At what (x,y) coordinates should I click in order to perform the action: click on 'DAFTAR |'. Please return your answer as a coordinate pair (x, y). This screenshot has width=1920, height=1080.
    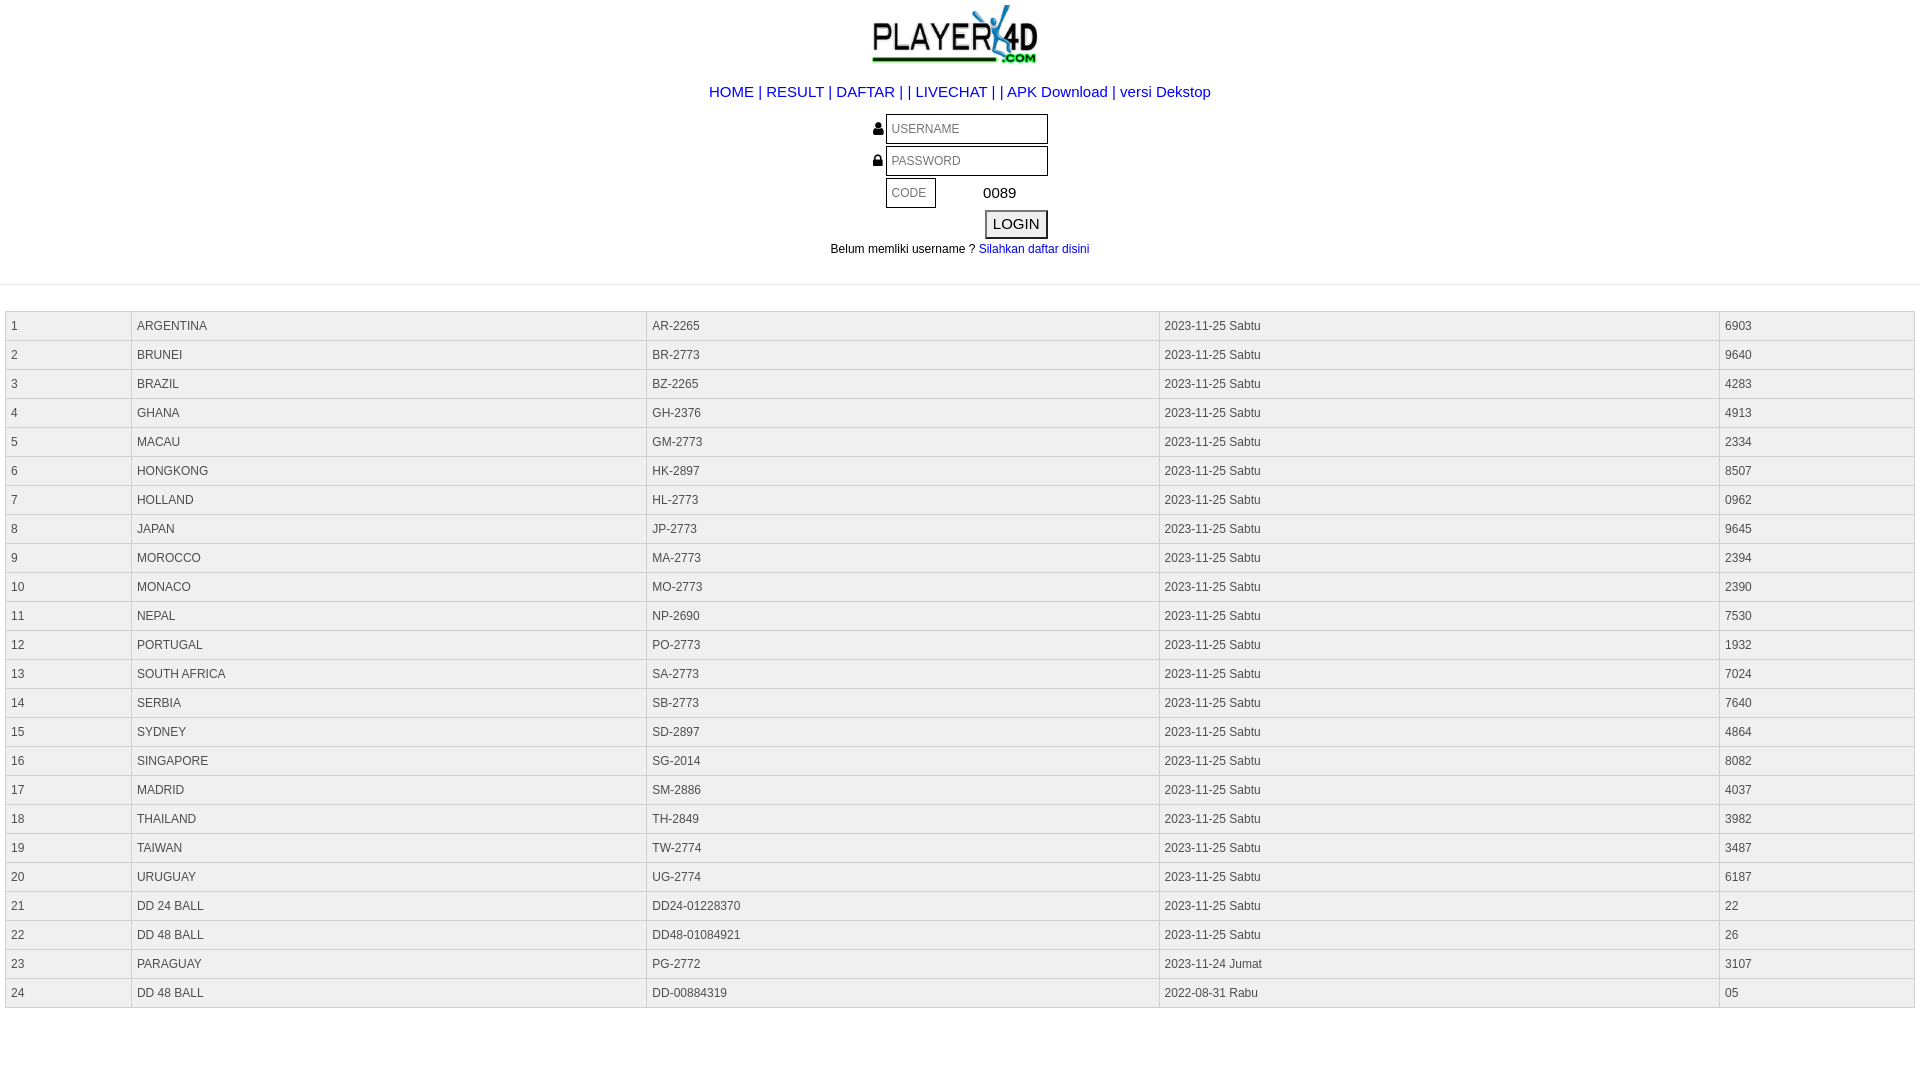
    Looking at the image, I should click on (835, 91).